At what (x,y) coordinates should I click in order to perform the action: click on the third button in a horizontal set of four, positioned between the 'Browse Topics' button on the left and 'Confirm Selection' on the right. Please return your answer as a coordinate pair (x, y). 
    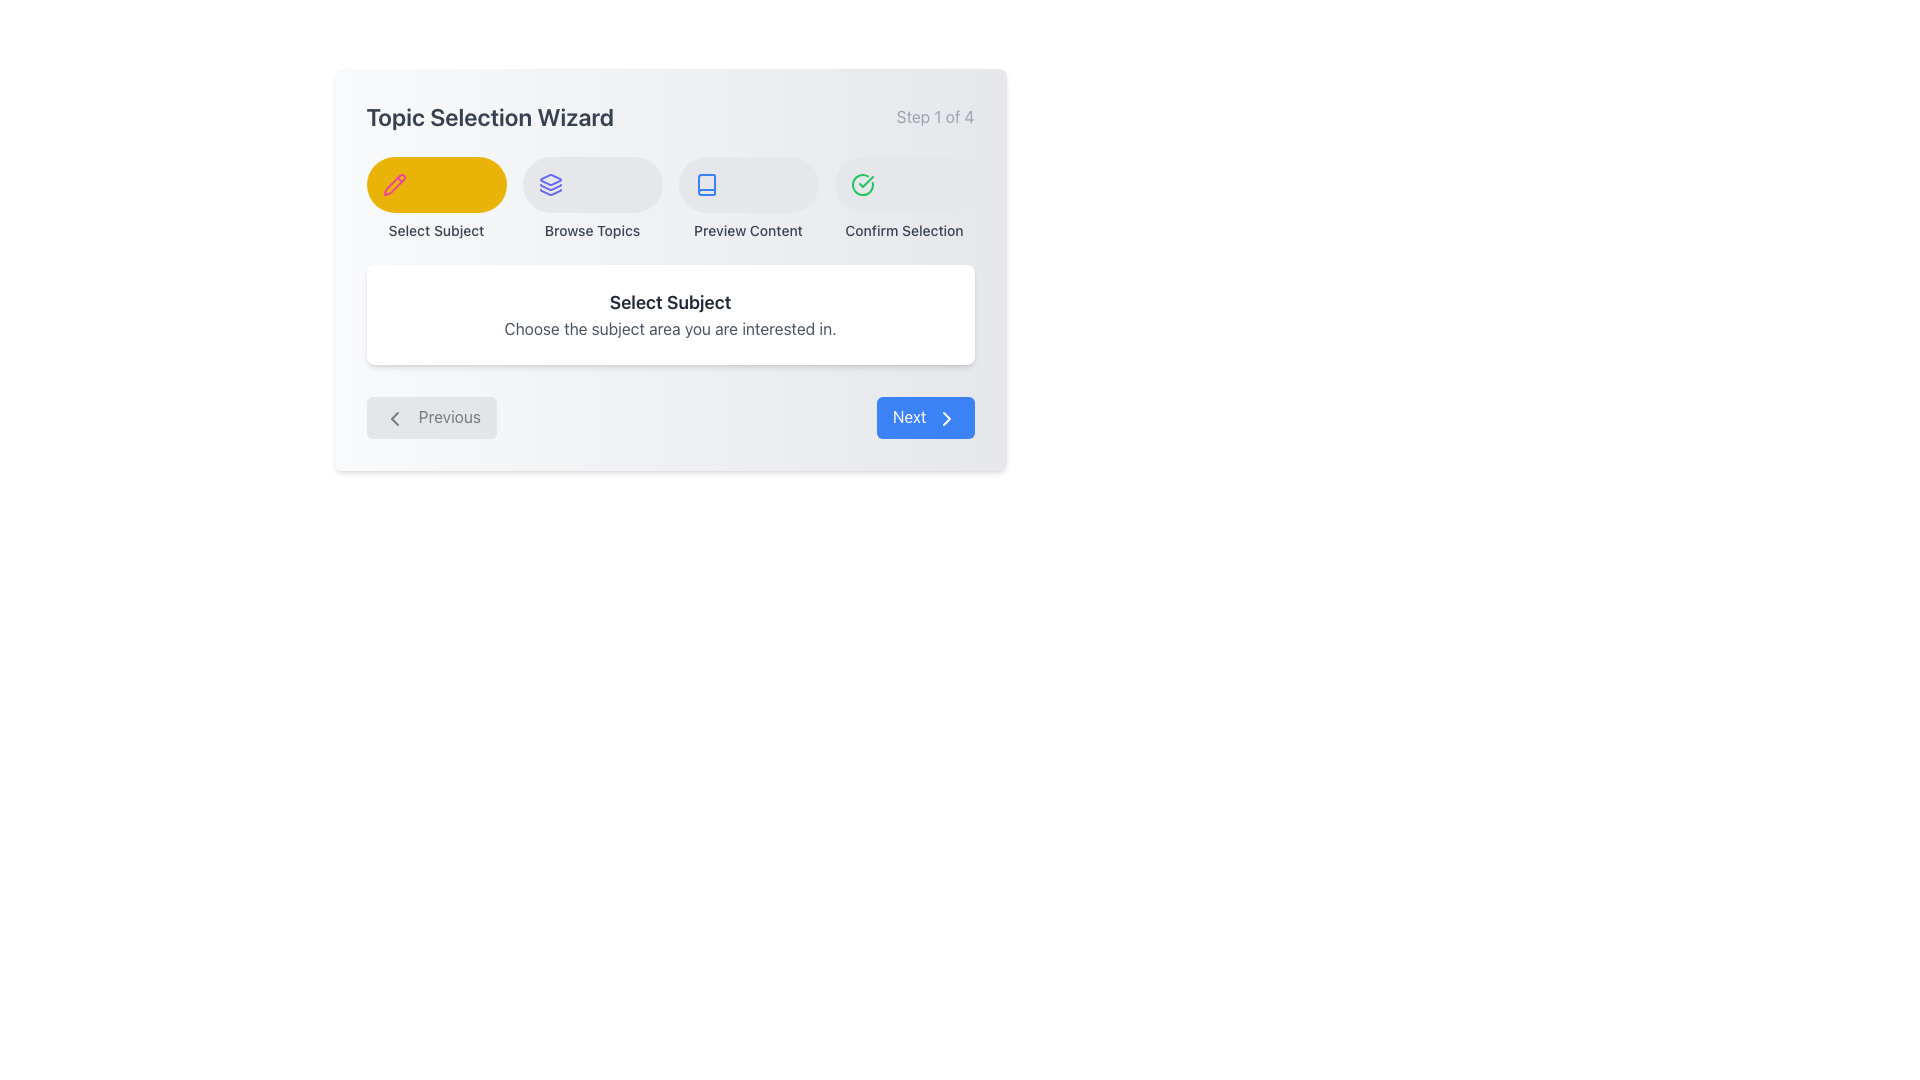
    Looking at the image, I should click on (747, 199).